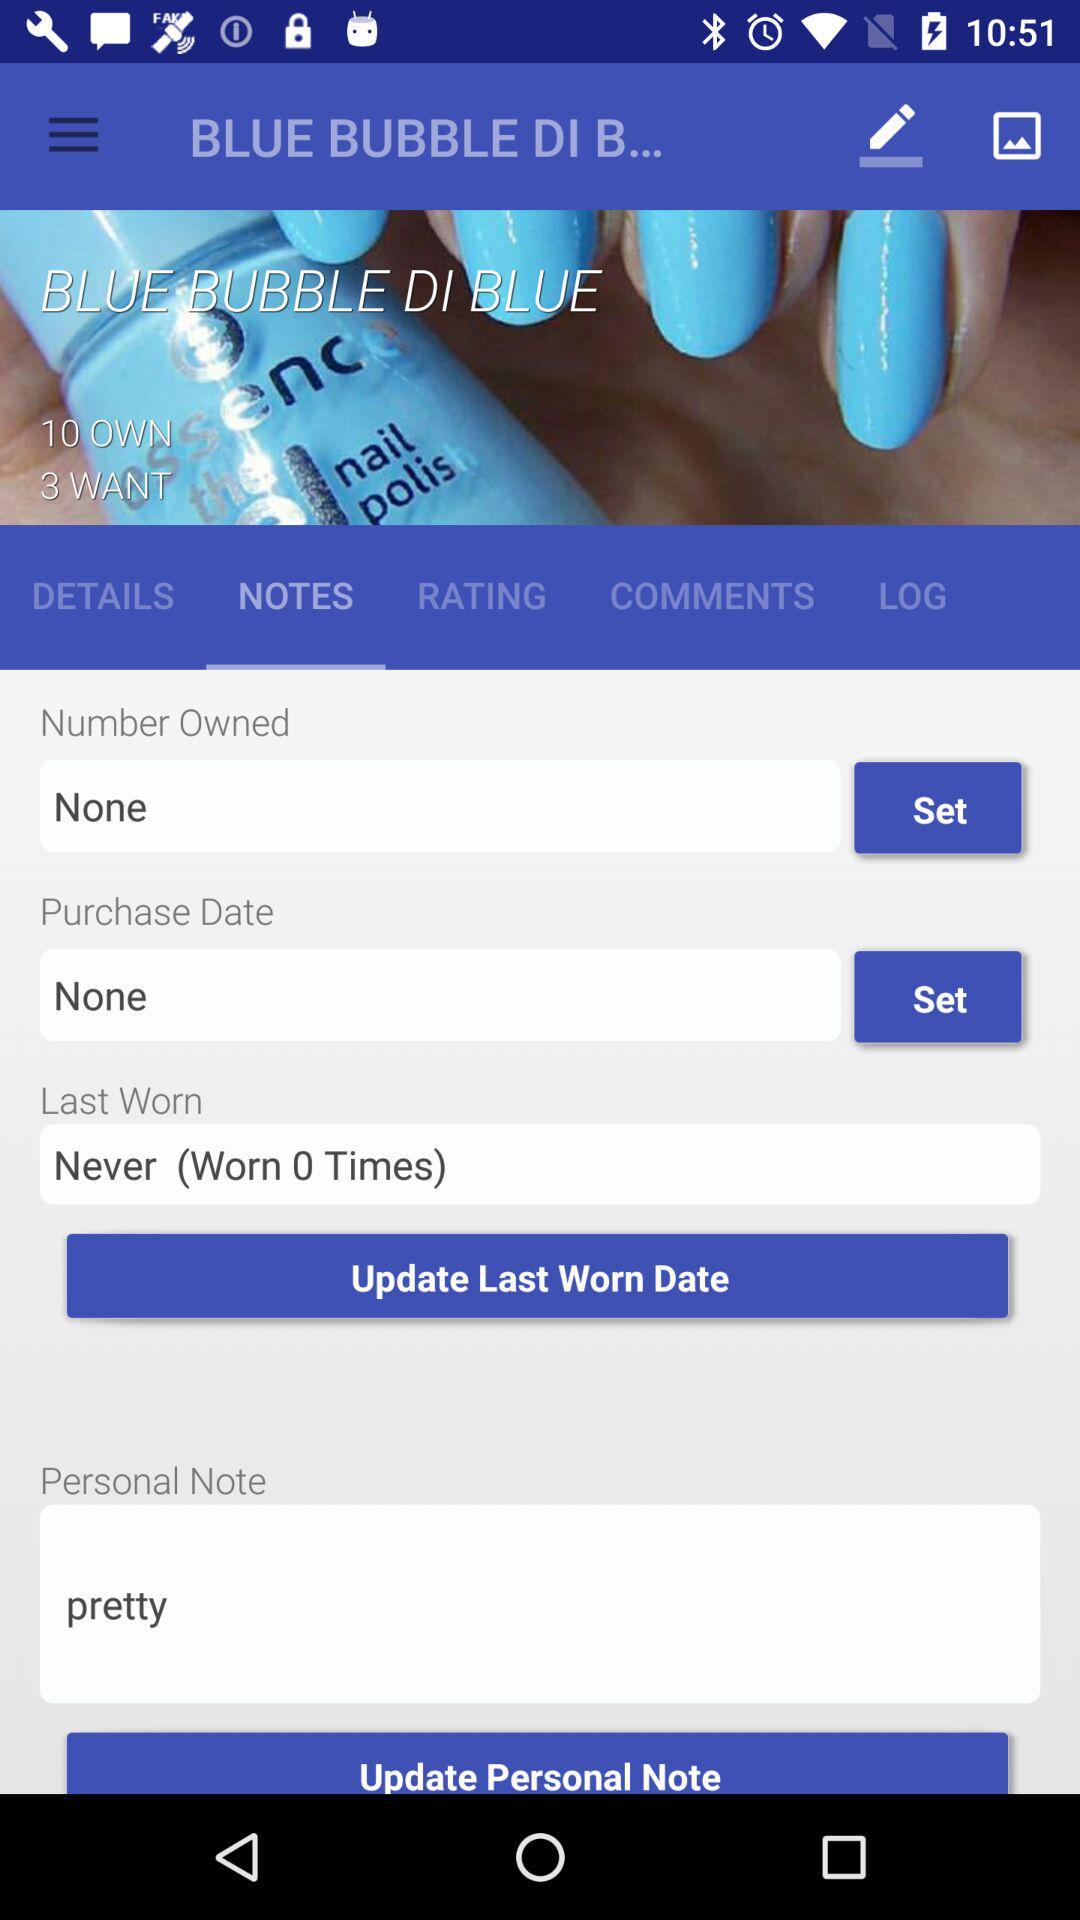 The height and width of the screenshot is (1920, 1080). Describe the element at coordinates (481, 593) in the screenshot. I see `rating item` at that location.